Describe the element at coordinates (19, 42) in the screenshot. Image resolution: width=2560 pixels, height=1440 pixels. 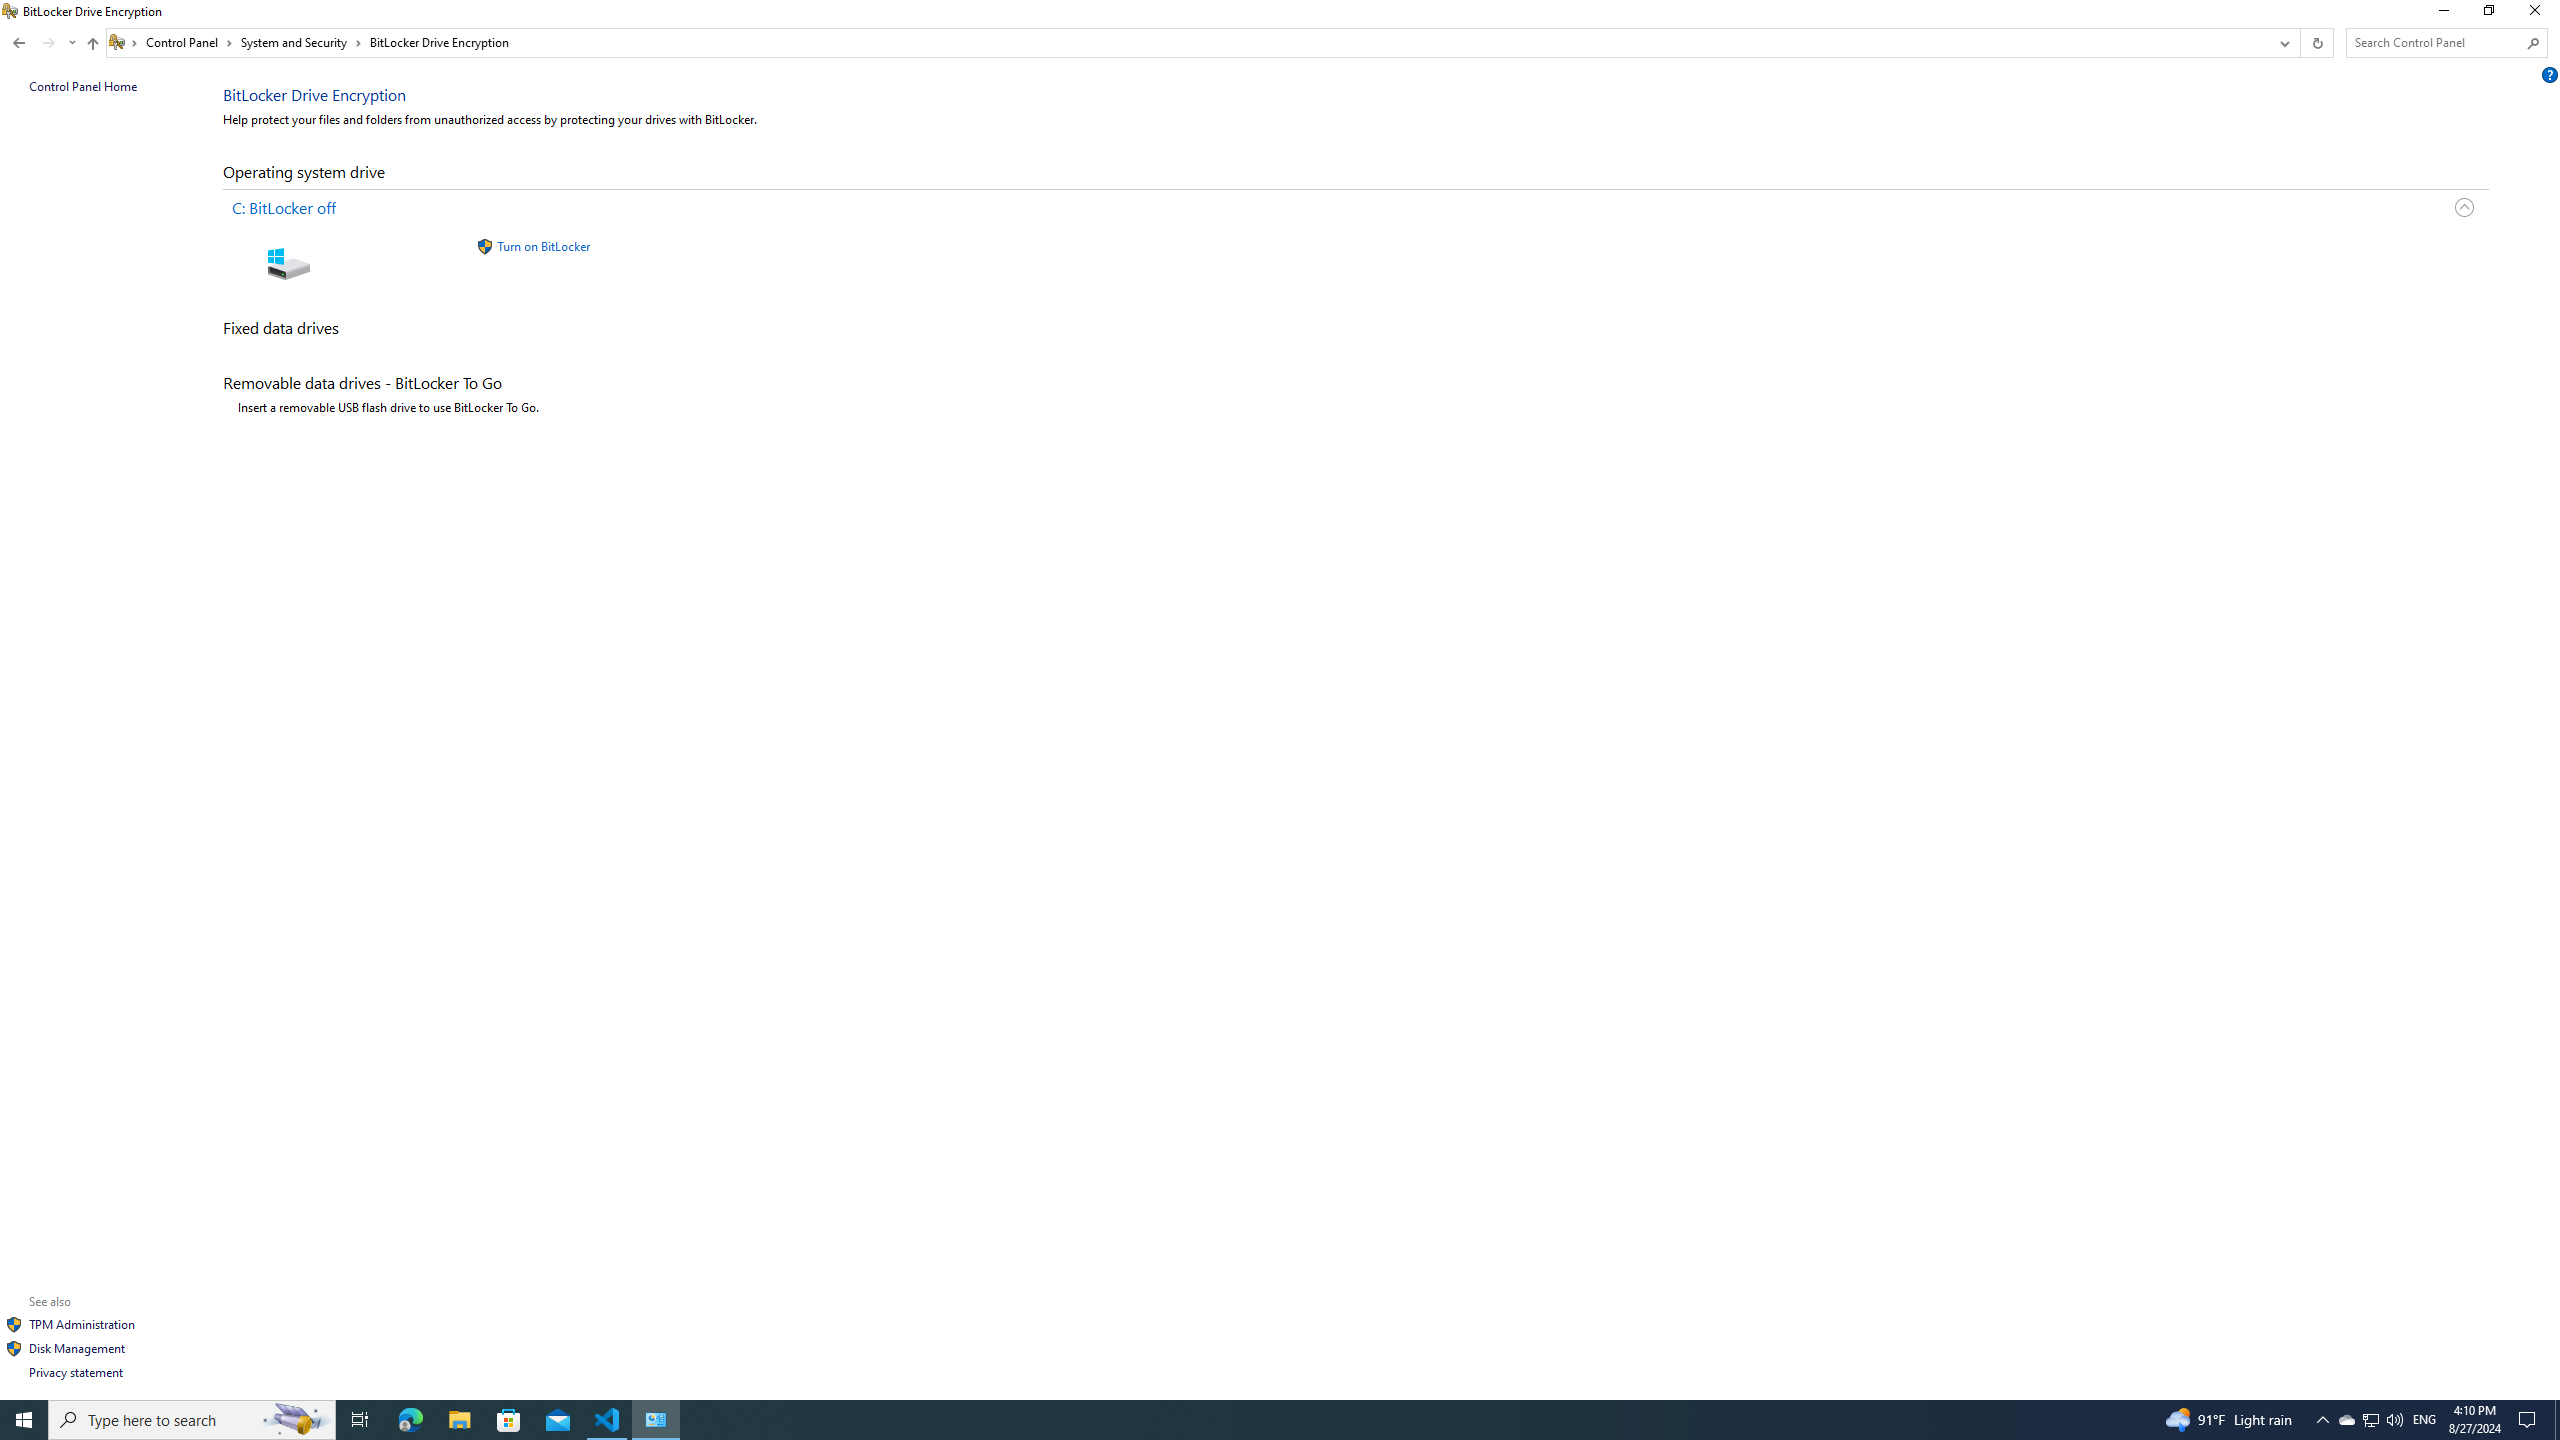
I see `'Back to System and Security (Alt + Left Arrow)'` at that location.